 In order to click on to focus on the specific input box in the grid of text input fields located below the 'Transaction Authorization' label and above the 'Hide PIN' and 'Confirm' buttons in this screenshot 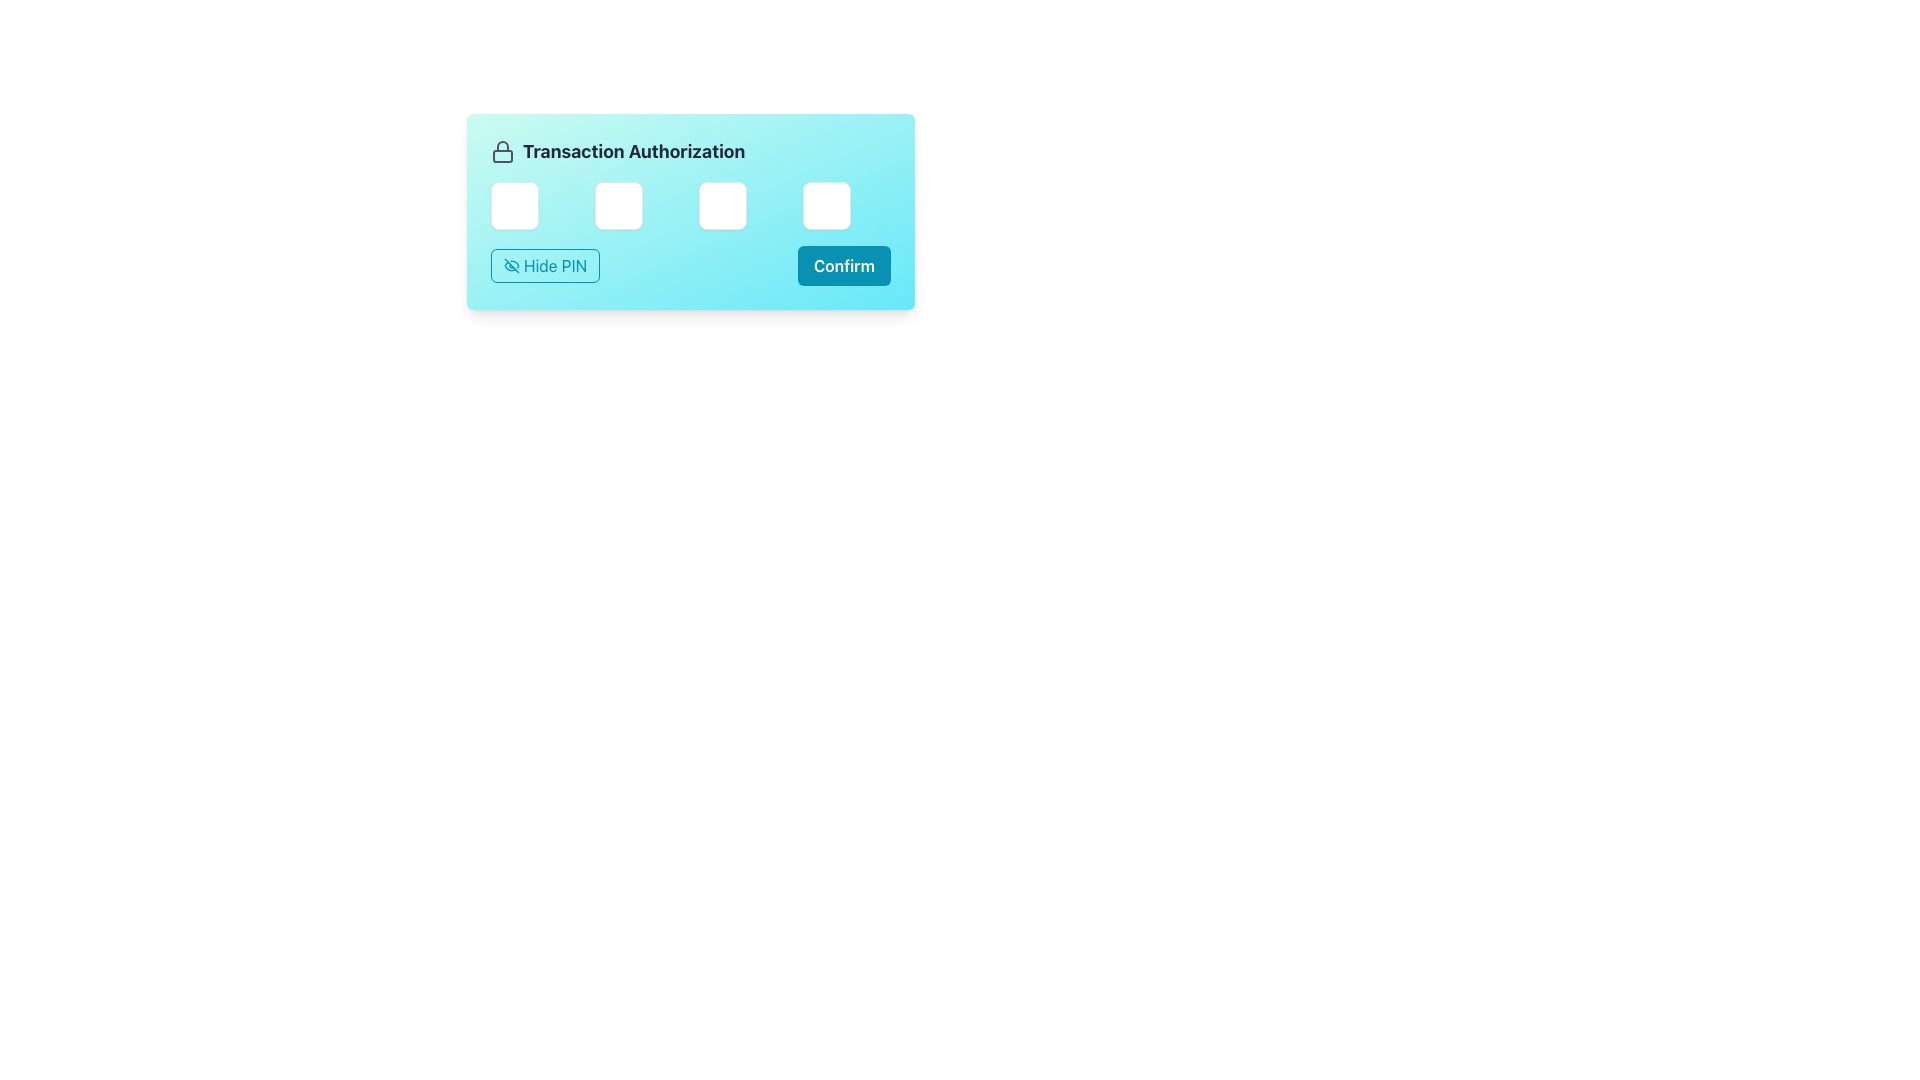, I will do `click(691, 205)`.